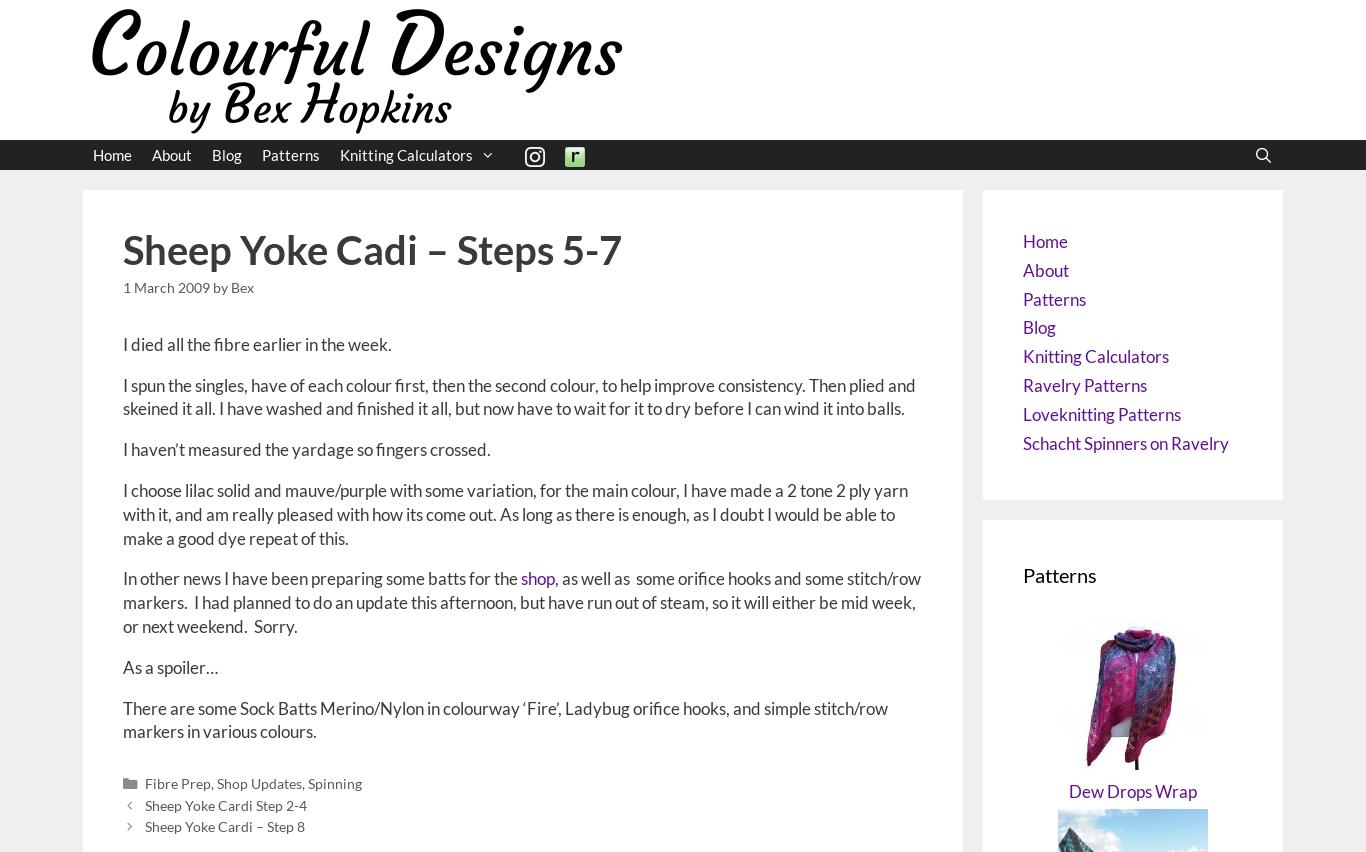  I want to click on 'Loveknitting Patterns', so click(1100, 413).